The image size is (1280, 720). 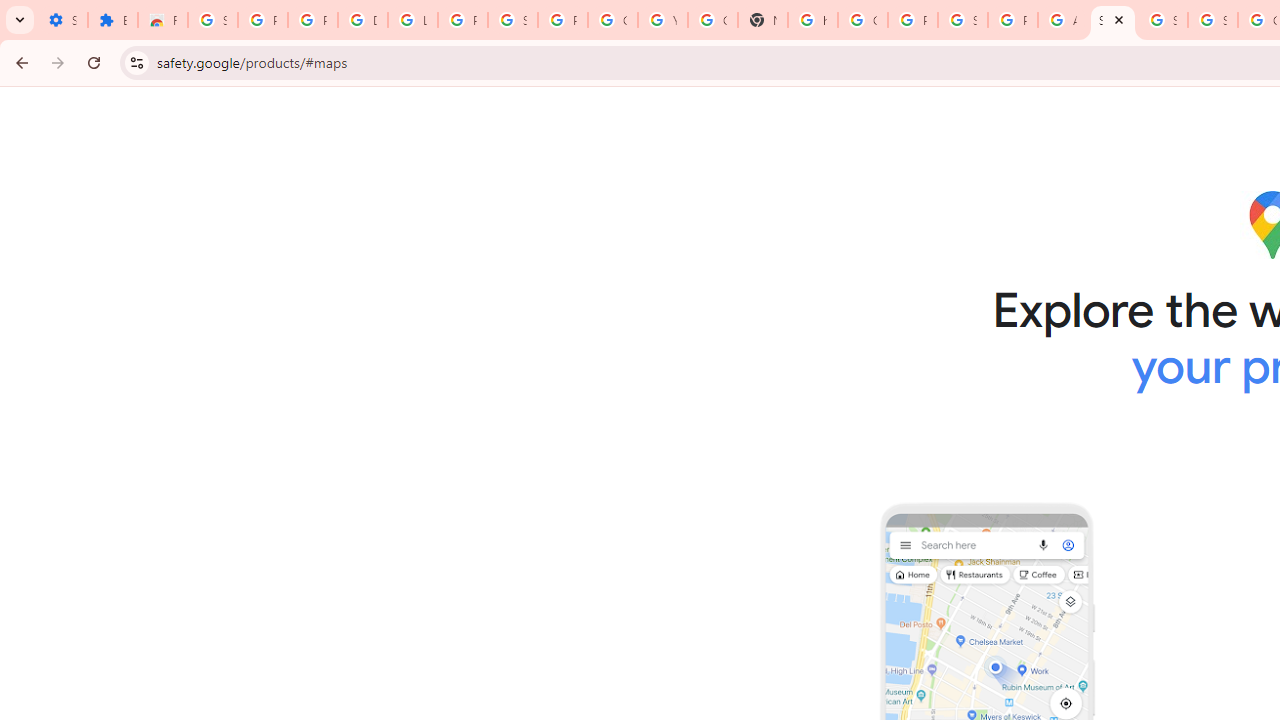 I want to click on 'Delete photos & videos - Computer - Google Photos Help', so click(x=362, y=20).